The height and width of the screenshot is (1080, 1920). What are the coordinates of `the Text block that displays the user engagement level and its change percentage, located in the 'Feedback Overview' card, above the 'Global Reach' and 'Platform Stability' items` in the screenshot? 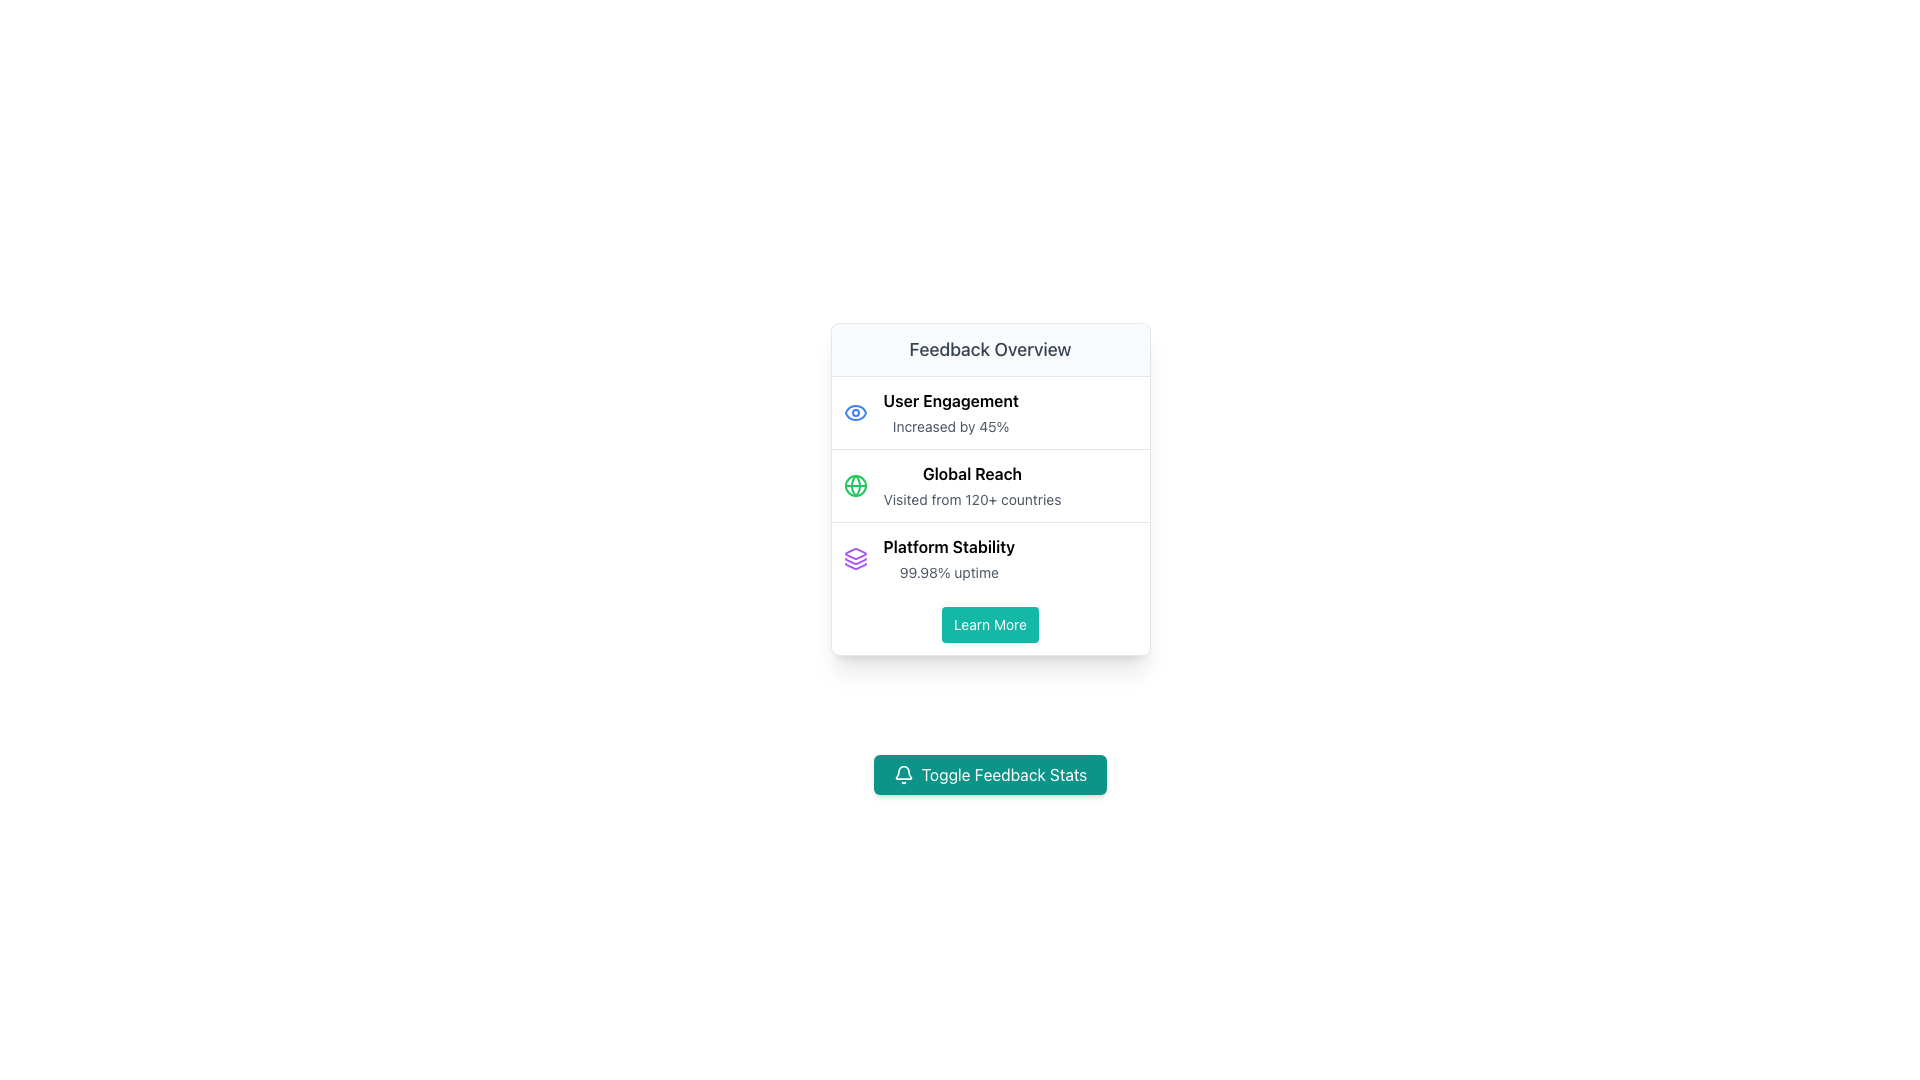 It's located at (950, 411).